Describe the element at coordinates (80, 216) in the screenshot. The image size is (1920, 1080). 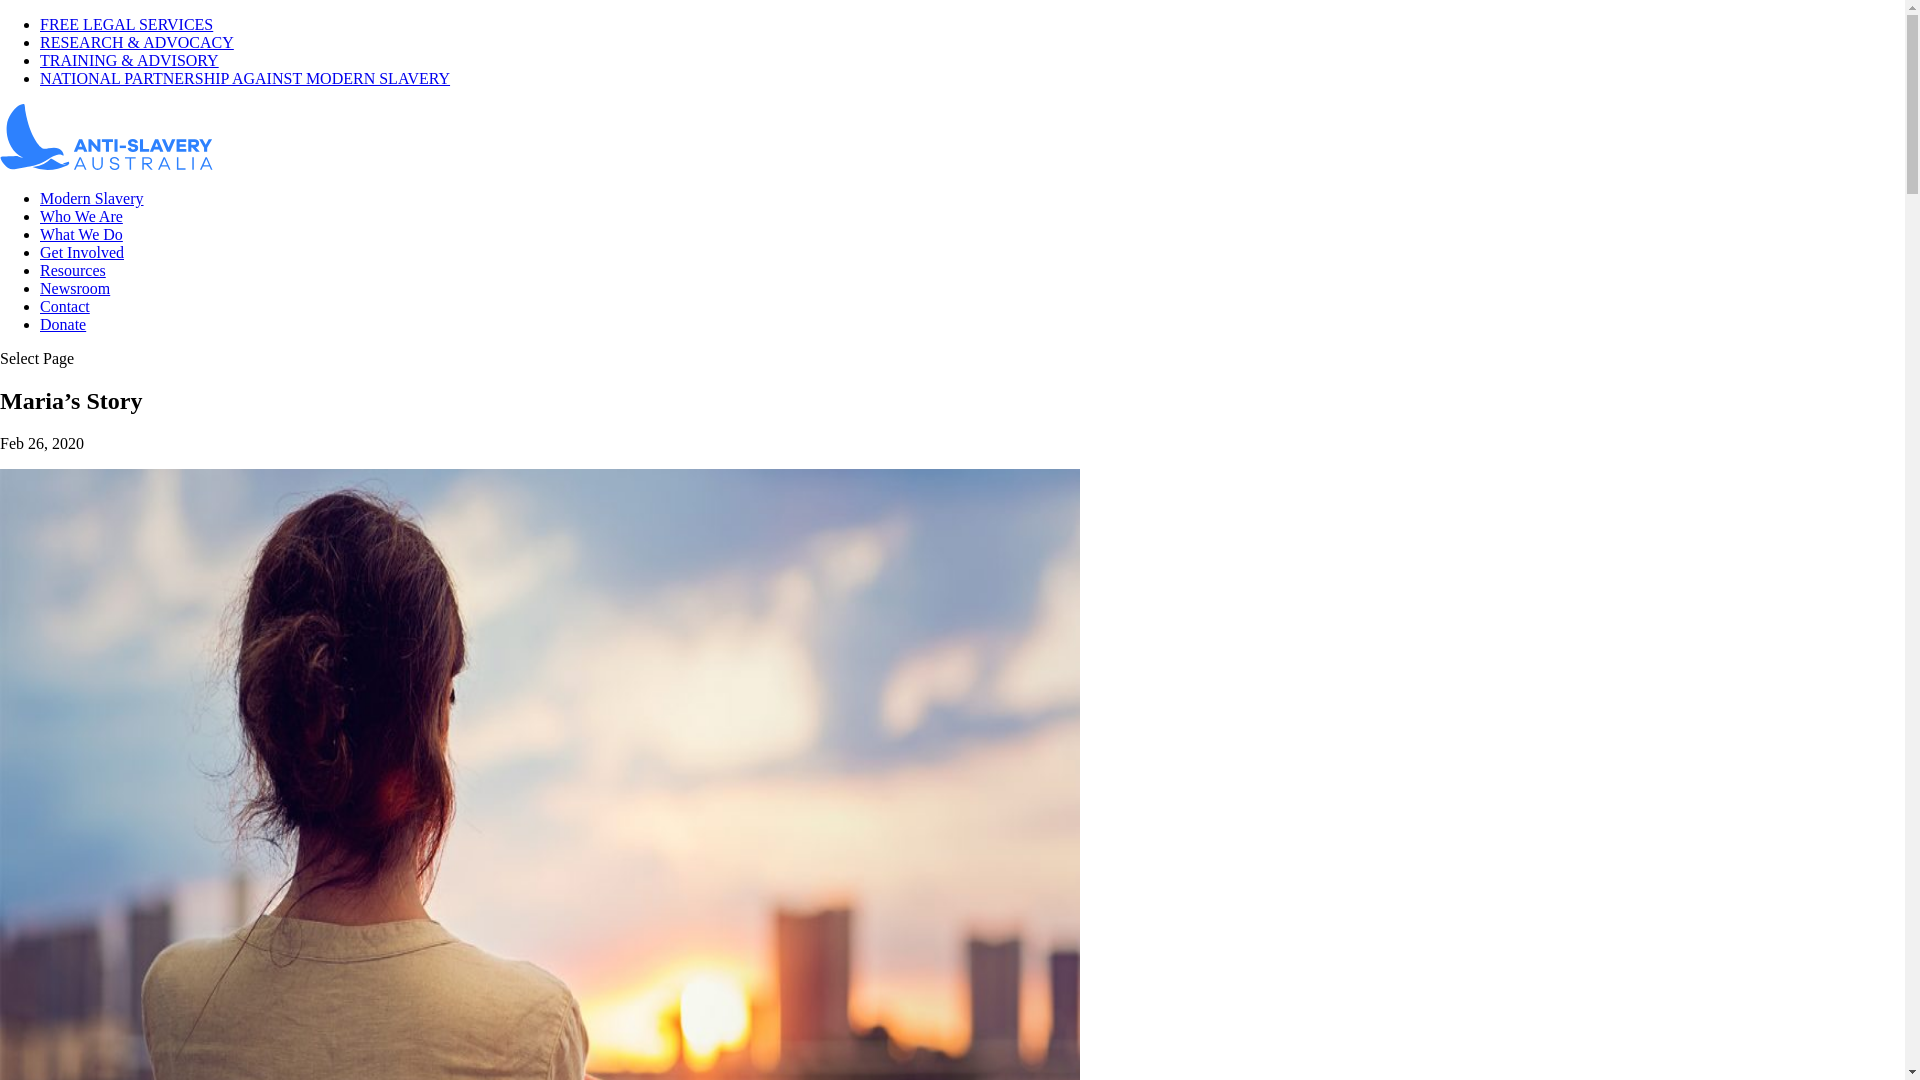
I see `'Who We Are'` at that location.